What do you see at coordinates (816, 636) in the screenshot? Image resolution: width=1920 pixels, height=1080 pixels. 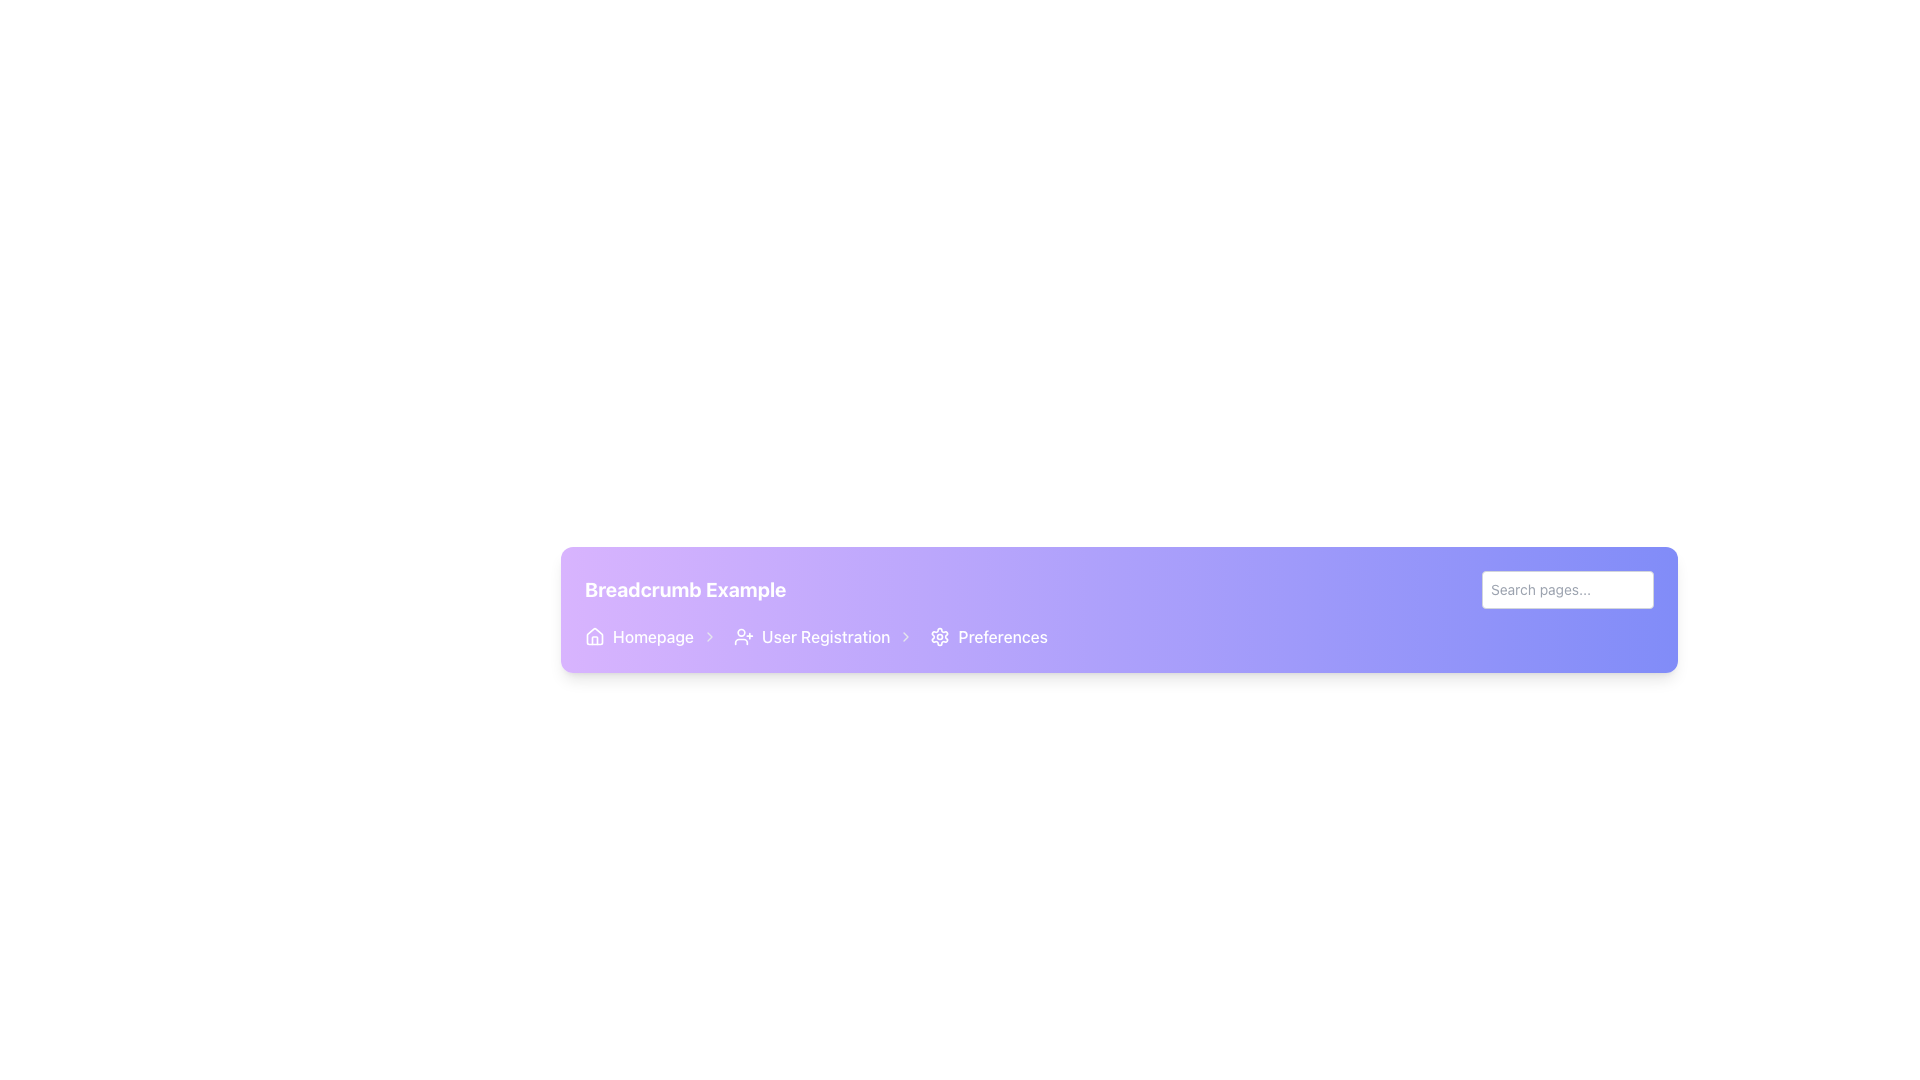 I see `the 'User Registration' link in the breadcrumb navigation bar` at bounding box center [816, 636].